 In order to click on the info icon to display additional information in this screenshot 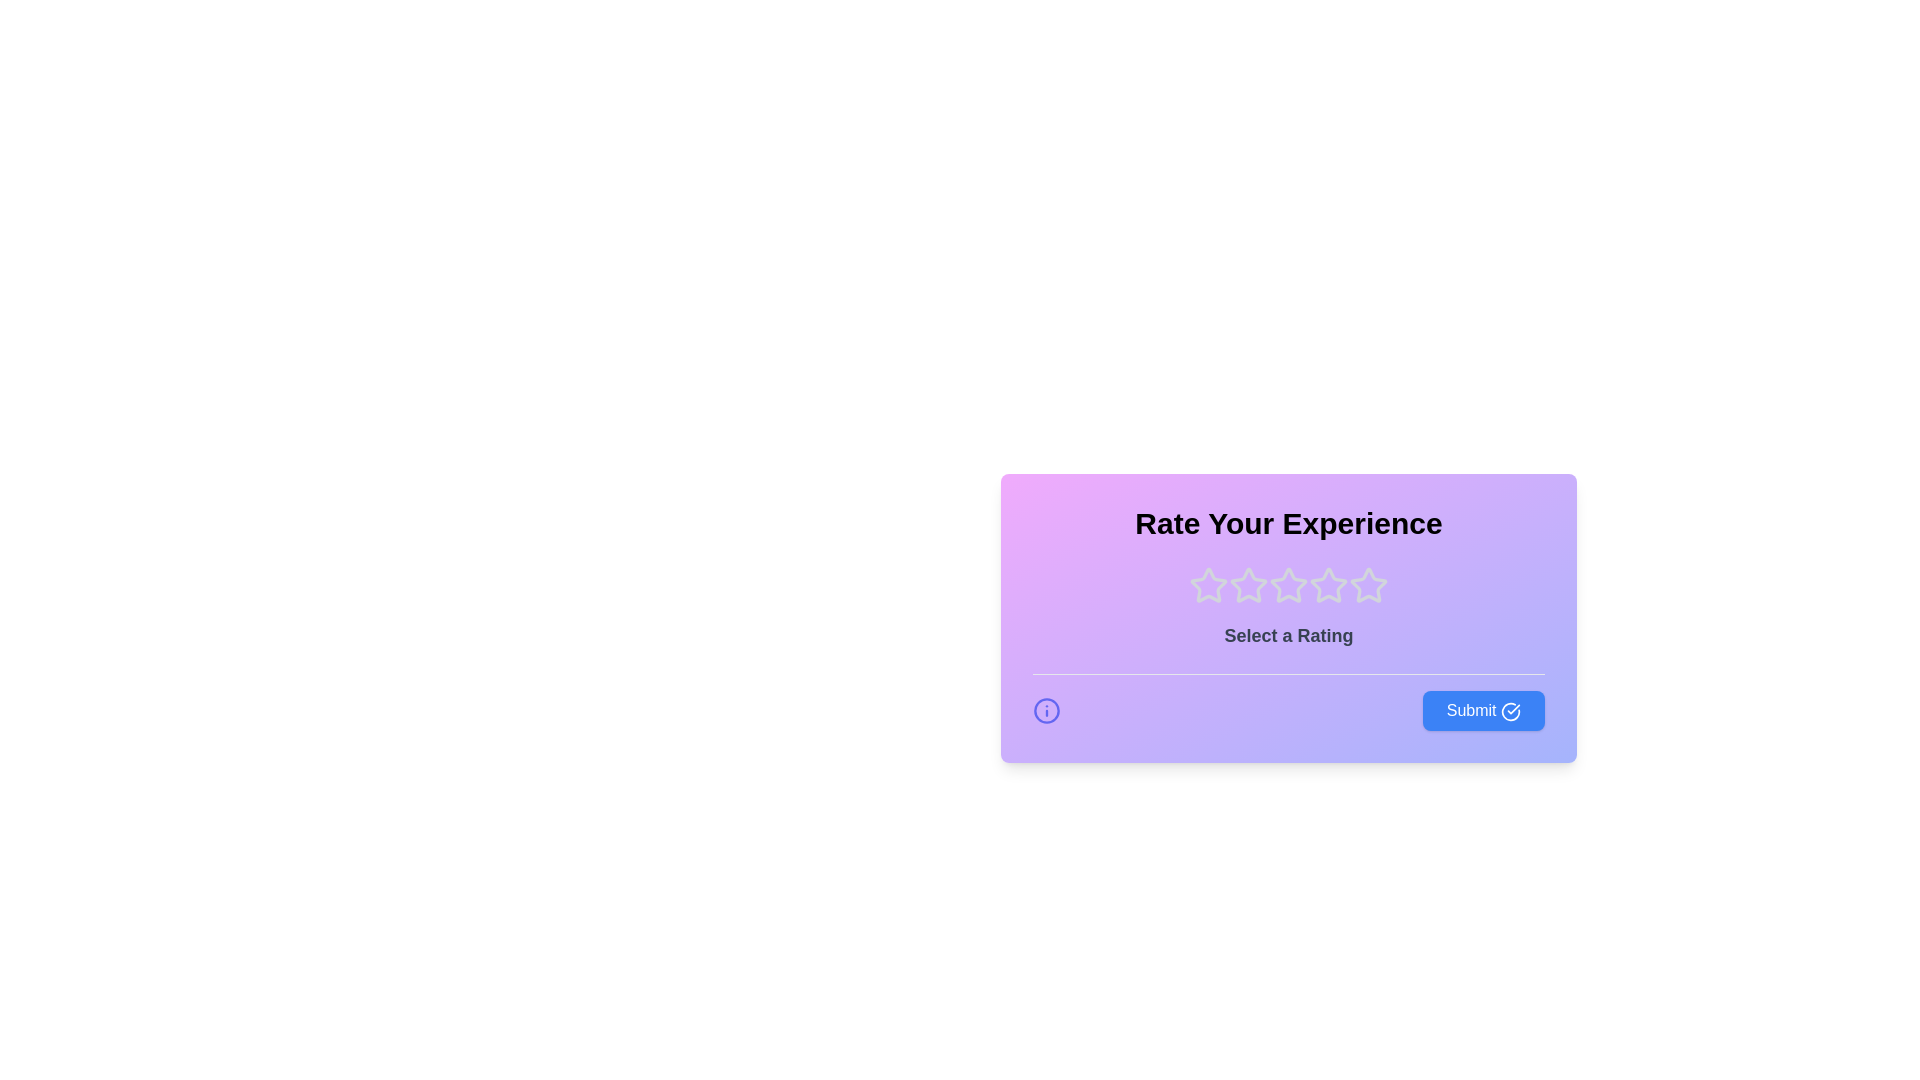, I will do `click(1045, 709)`.